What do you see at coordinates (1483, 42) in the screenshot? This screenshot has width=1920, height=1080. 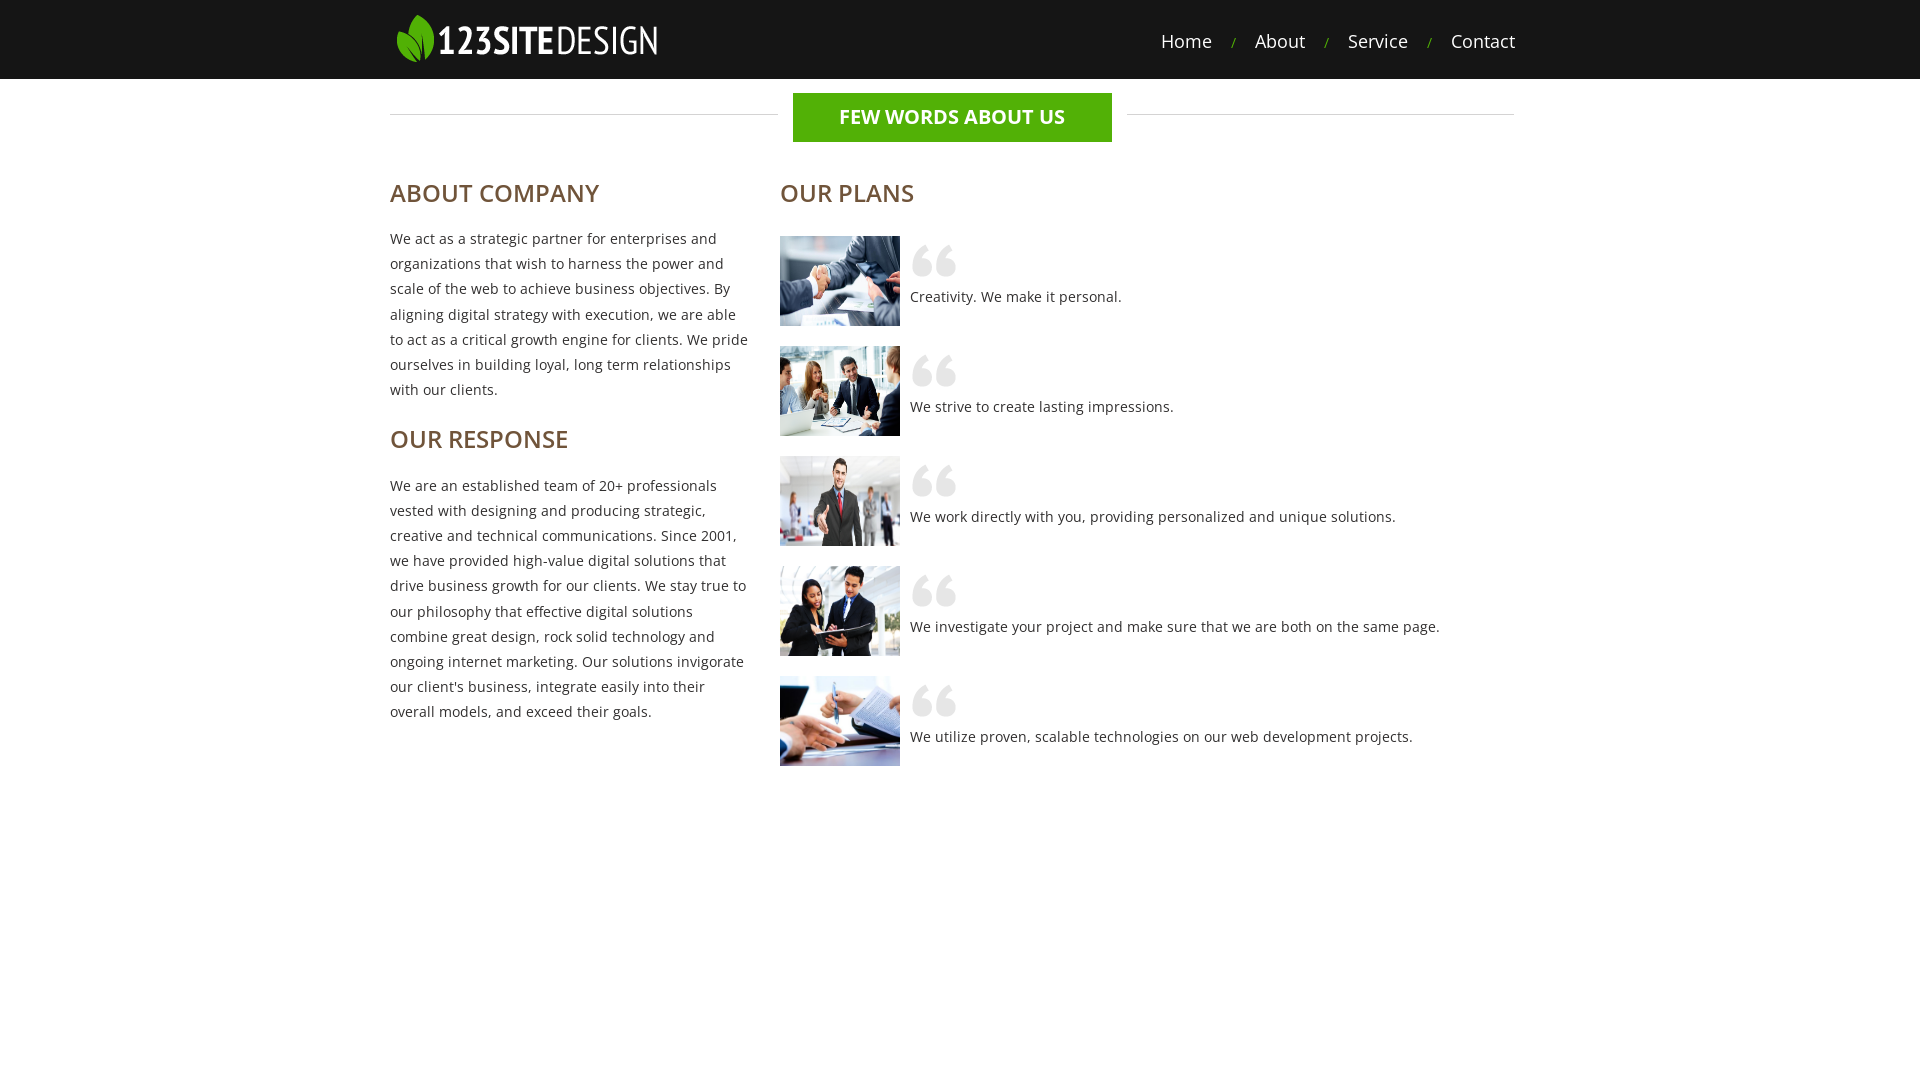 I see `'Contact'` at bounding box center [1483, 42].